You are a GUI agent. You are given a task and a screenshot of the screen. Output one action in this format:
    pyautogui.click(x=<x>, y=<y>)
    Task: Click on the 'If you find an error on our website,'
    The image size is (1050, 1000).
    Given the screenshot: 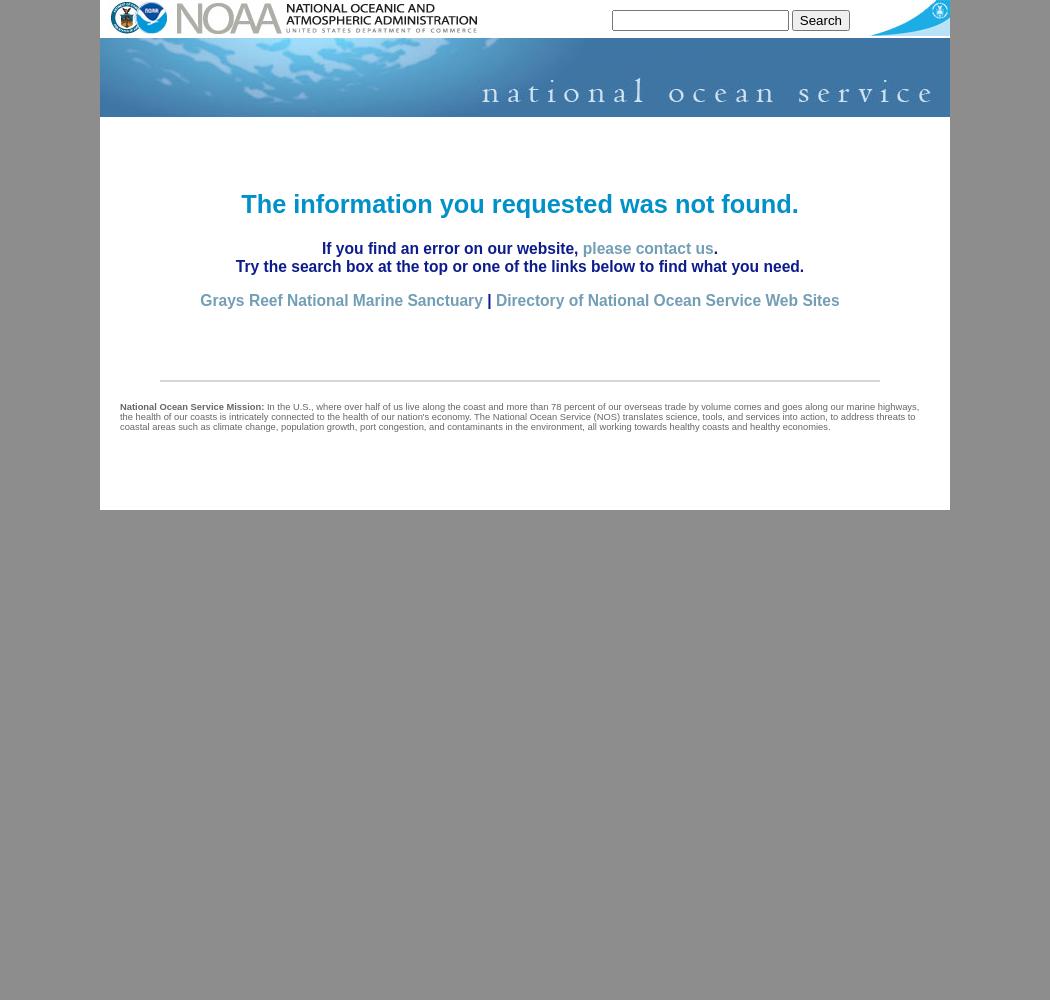 What is the action you would take?
    pyautogui.click(x=320, y=247)
    